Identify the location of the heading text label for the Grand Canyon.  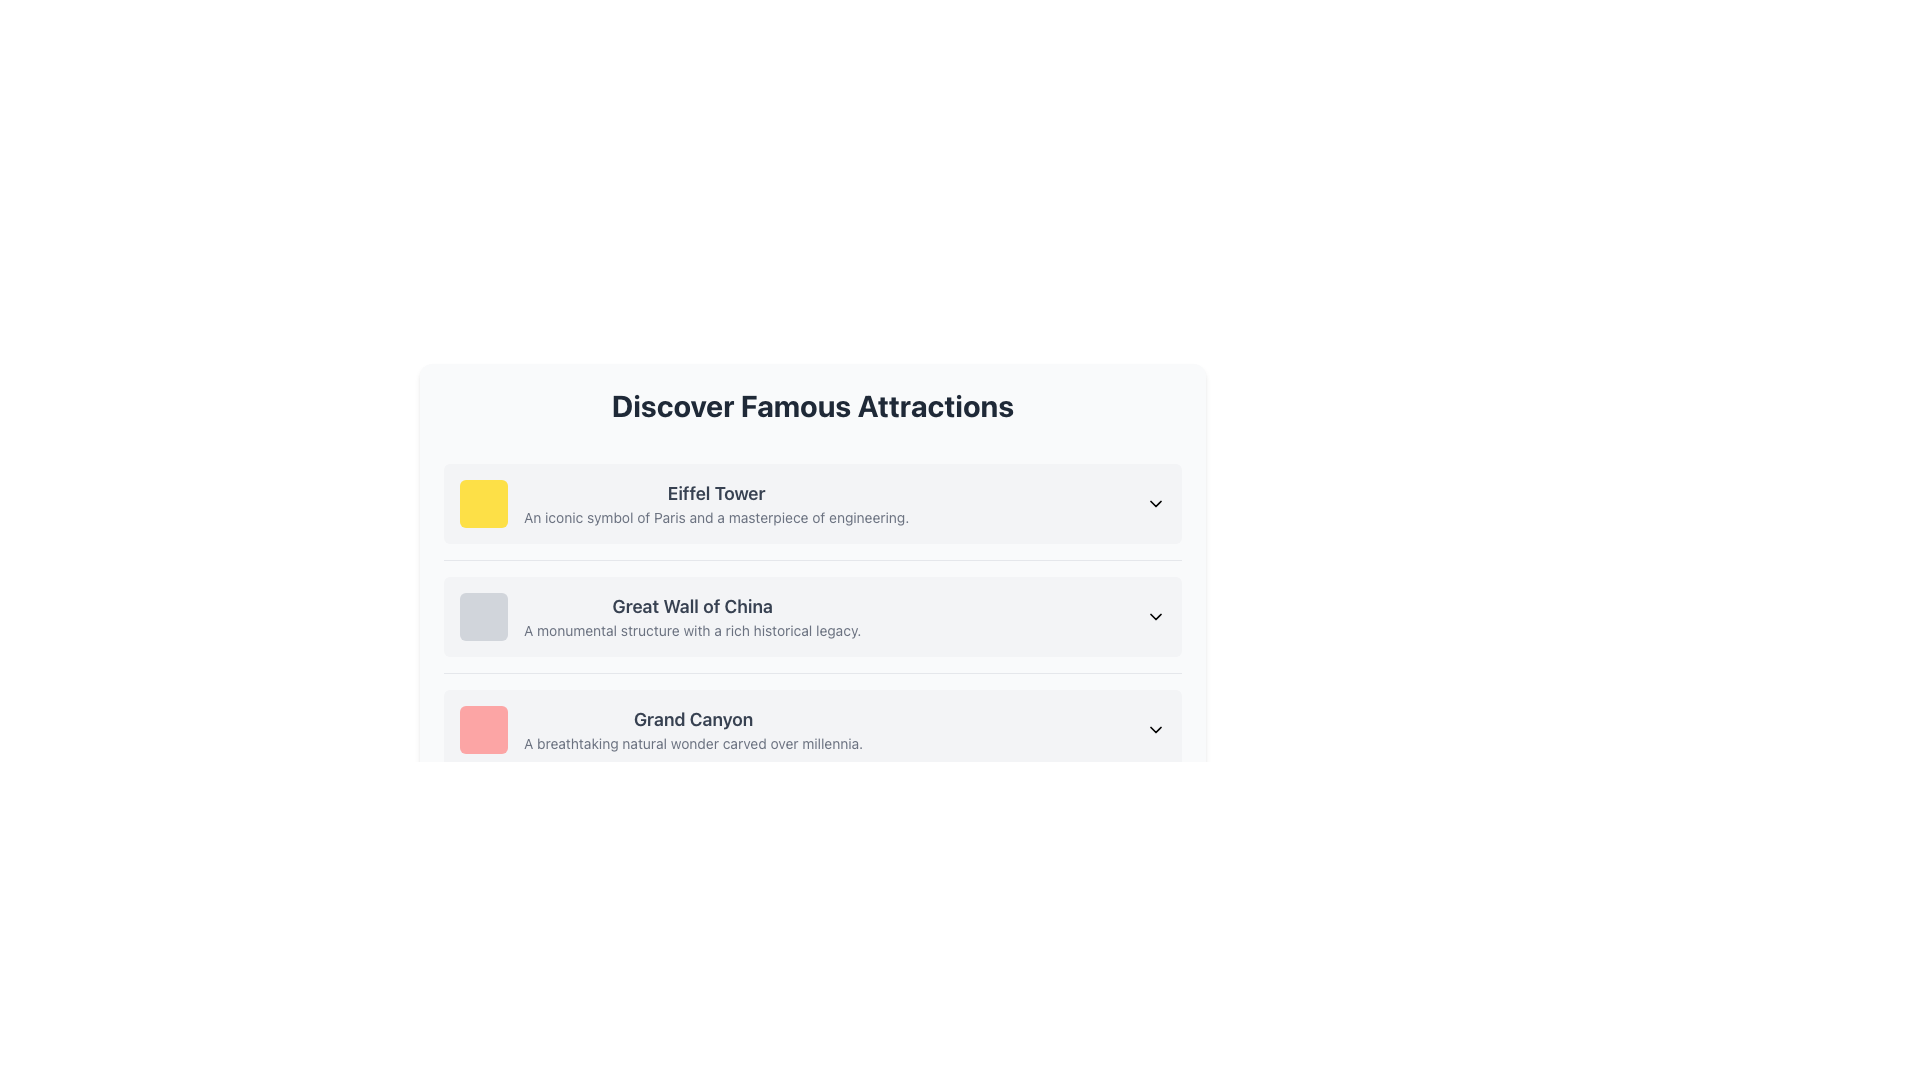
(693, 720).